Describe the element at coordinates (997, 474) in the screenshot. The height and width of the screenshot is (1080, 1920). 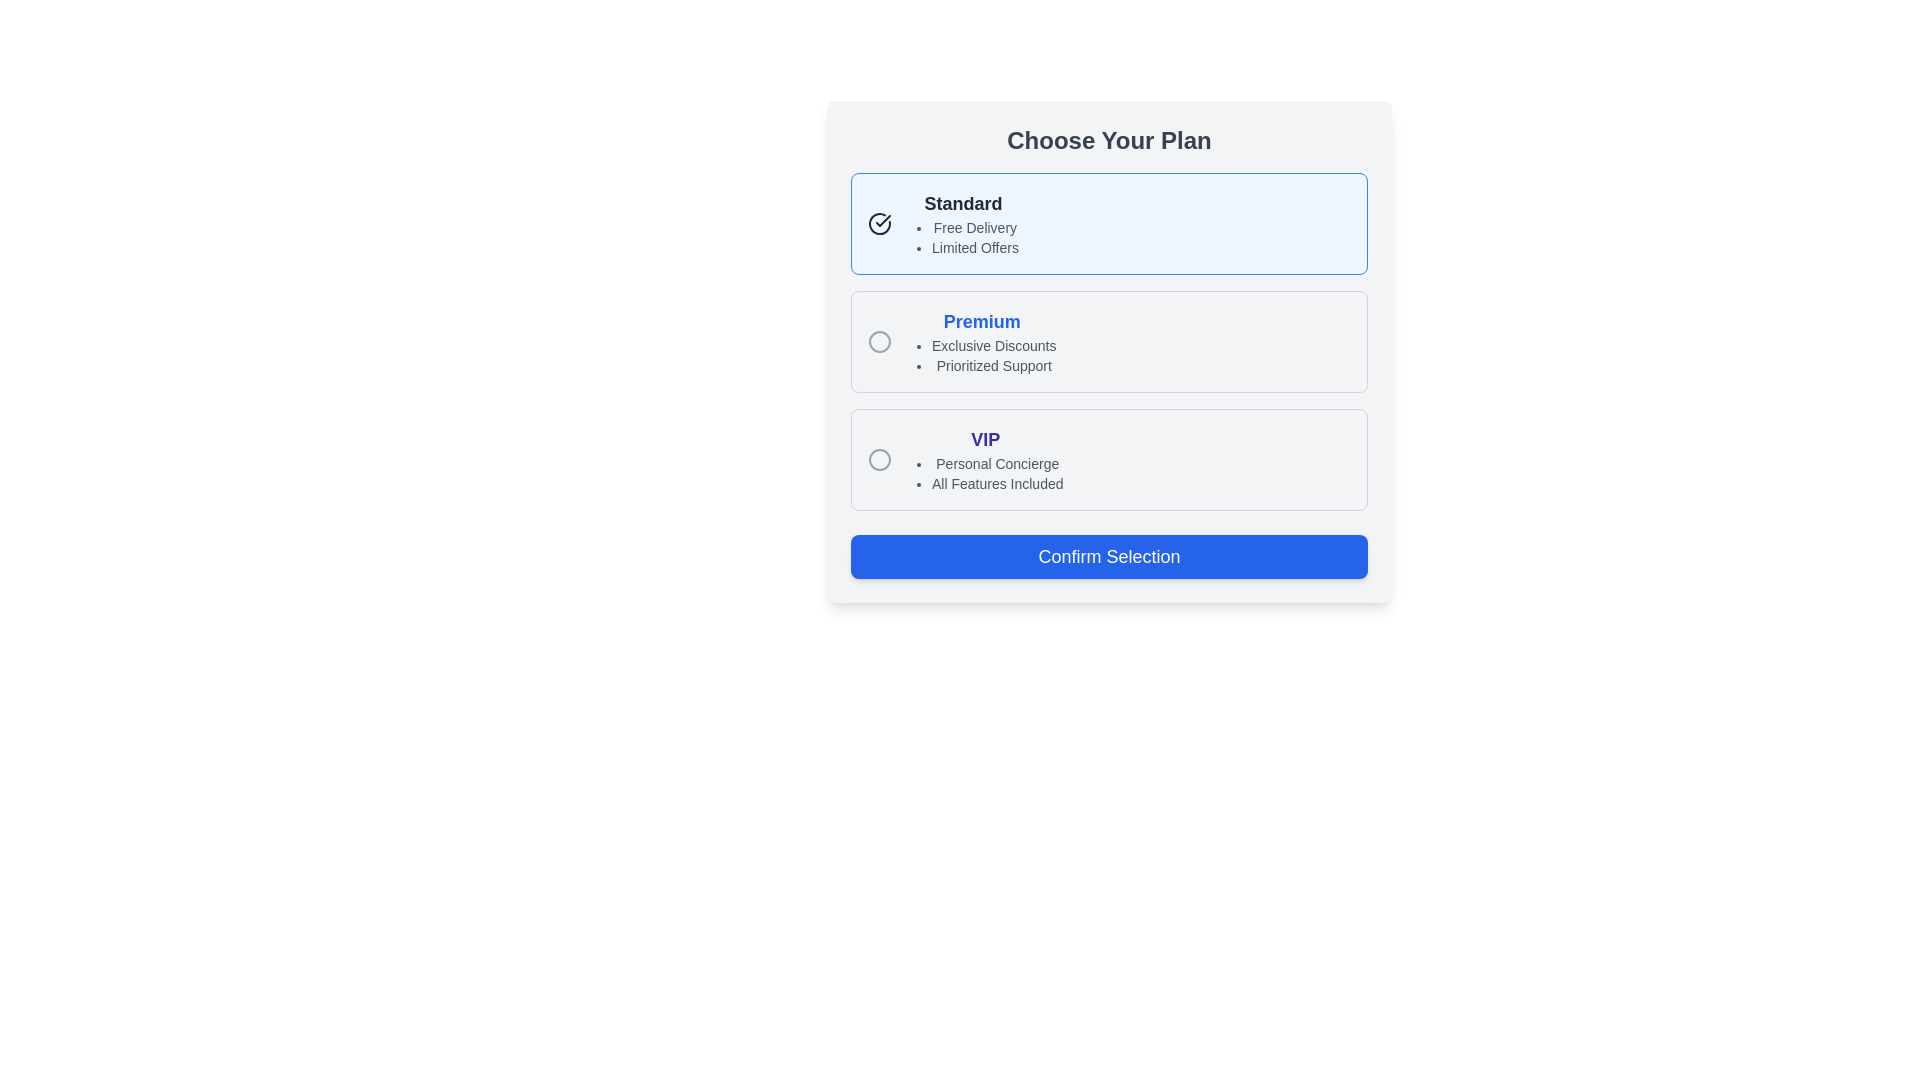
I see `the second list item describing features of the 'VIP' plan located beneath the 'VIP' header` at that location.